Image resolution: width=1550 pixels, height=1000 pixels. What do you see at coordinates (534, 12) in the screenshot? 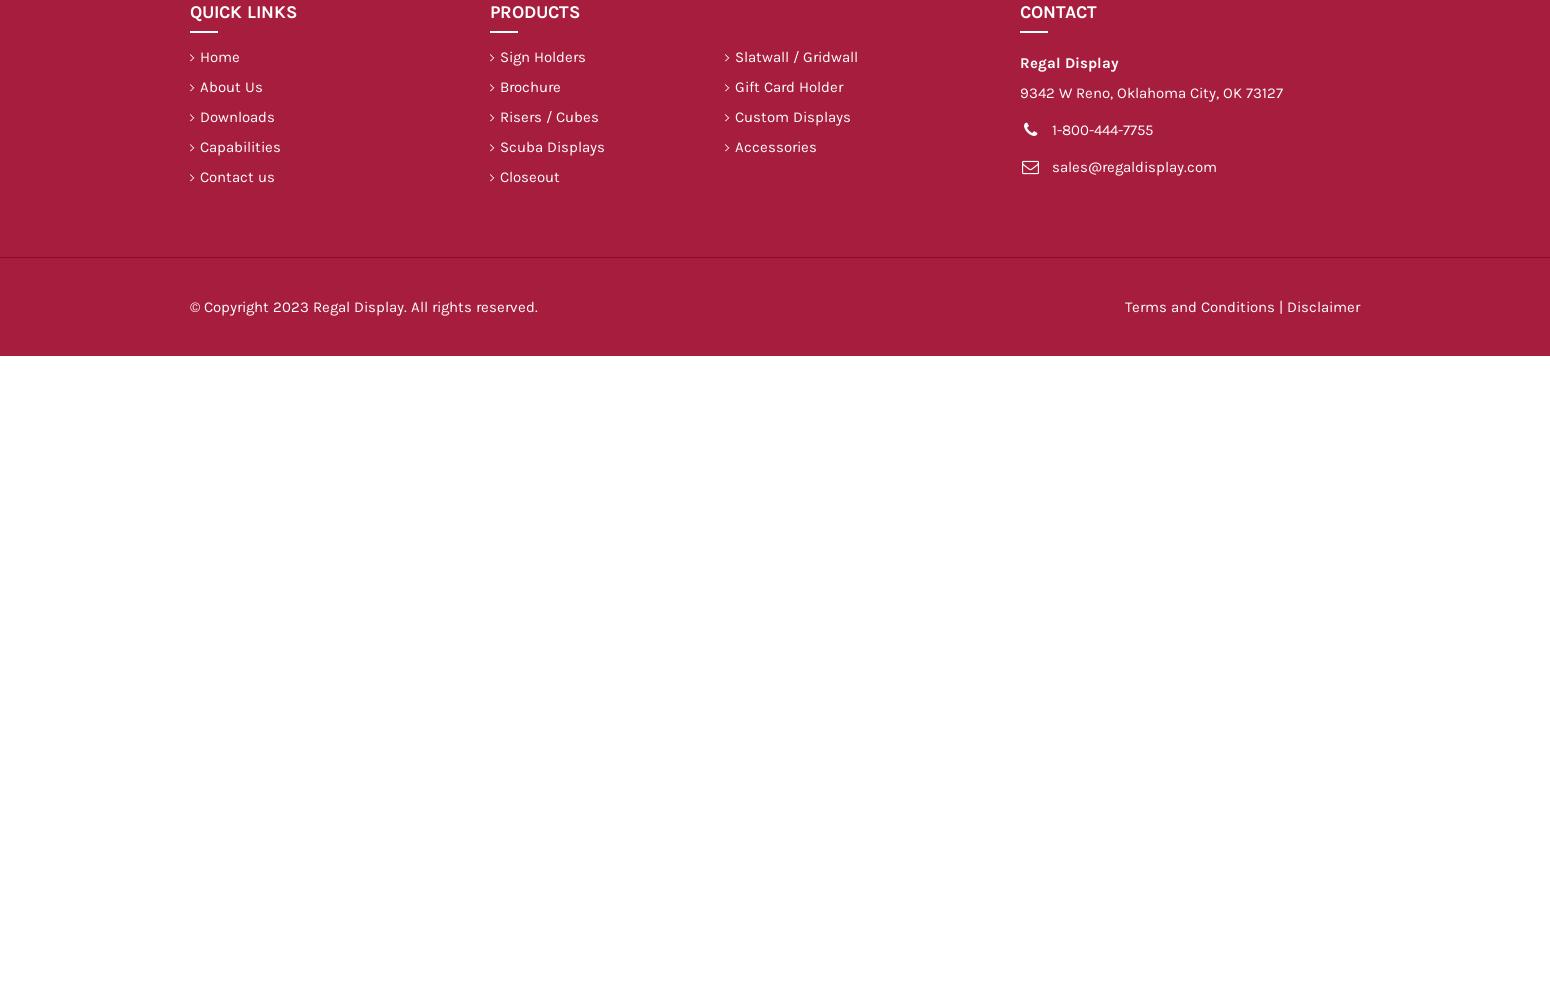
I see `'Products'` at bounding box center [534, 12].